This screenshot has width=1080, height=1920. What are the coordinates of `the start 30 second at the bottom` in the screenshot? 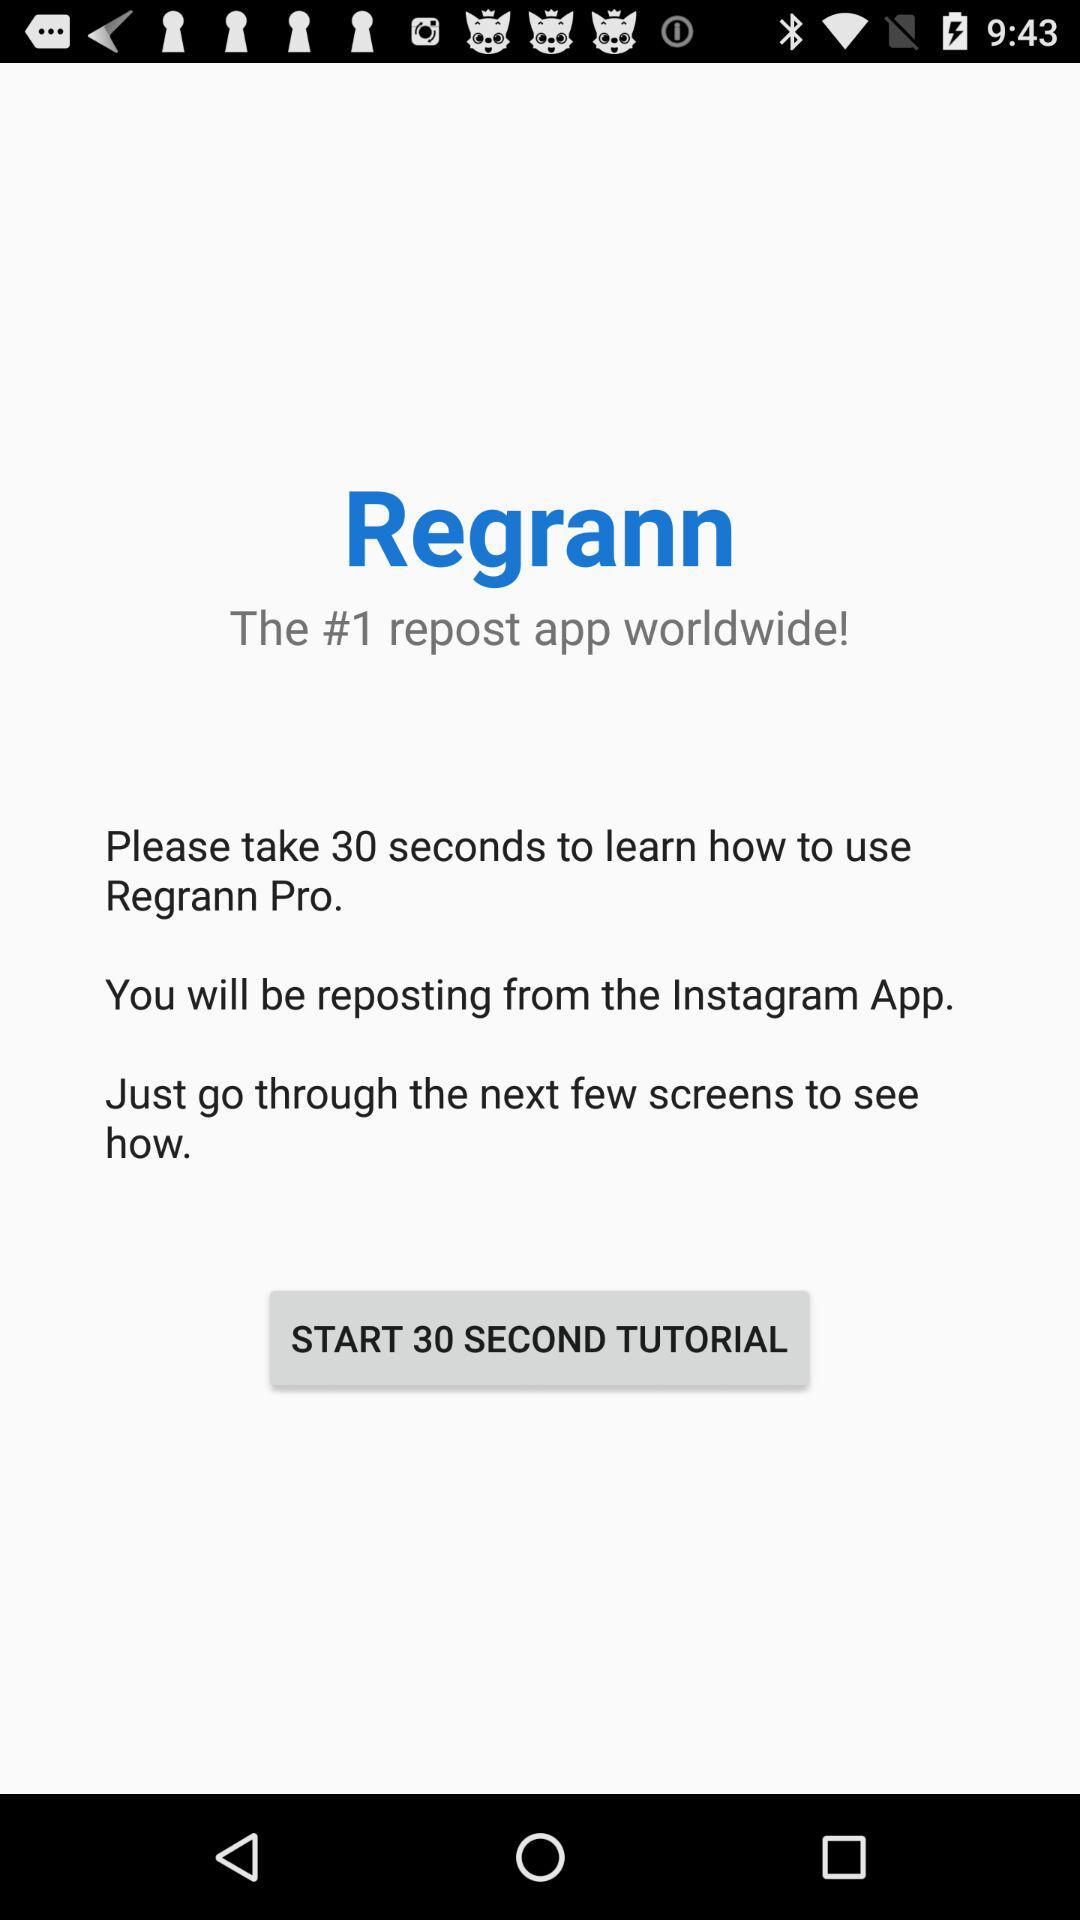 It's located at (538, 1338).